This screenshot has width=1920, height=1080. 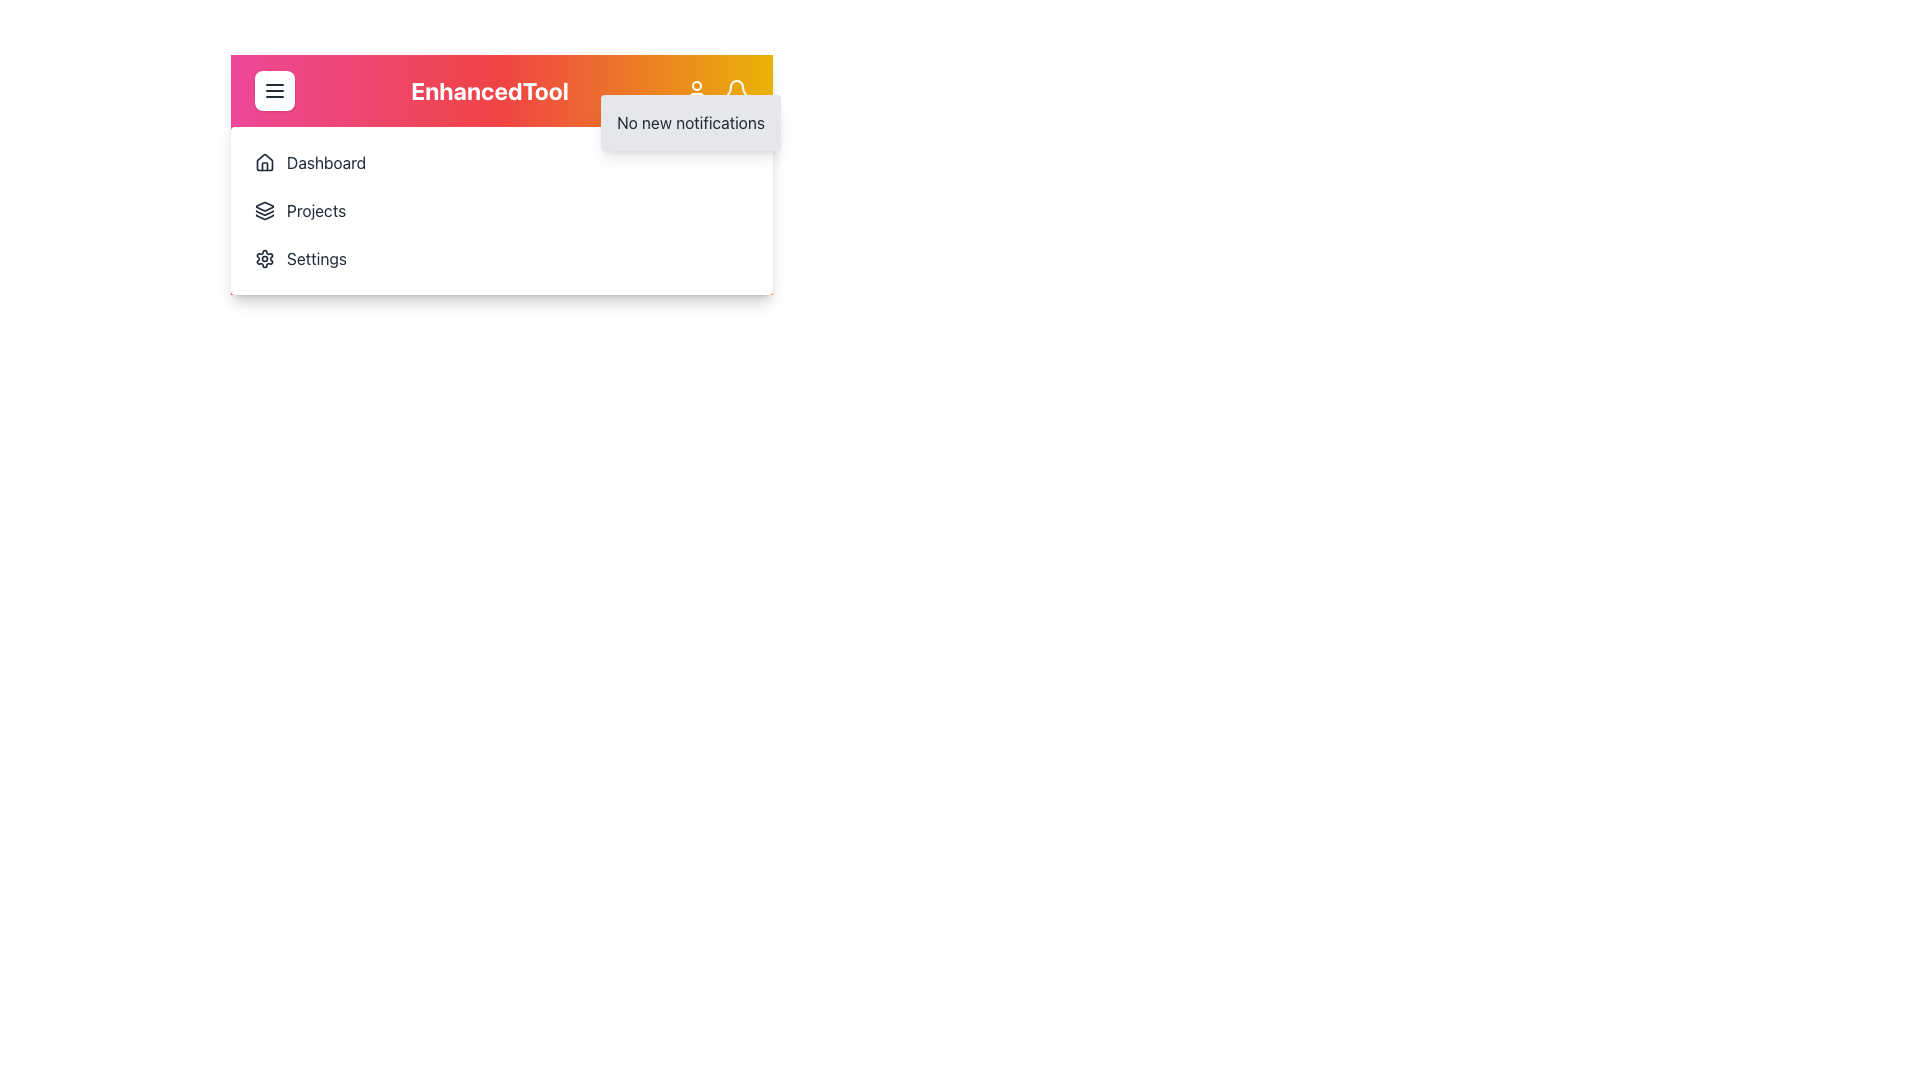 What do you see at coordinates (736, 91) in the screenshot?
I see `the bell icon in the navigation bar` at bounding box center [736, 91].